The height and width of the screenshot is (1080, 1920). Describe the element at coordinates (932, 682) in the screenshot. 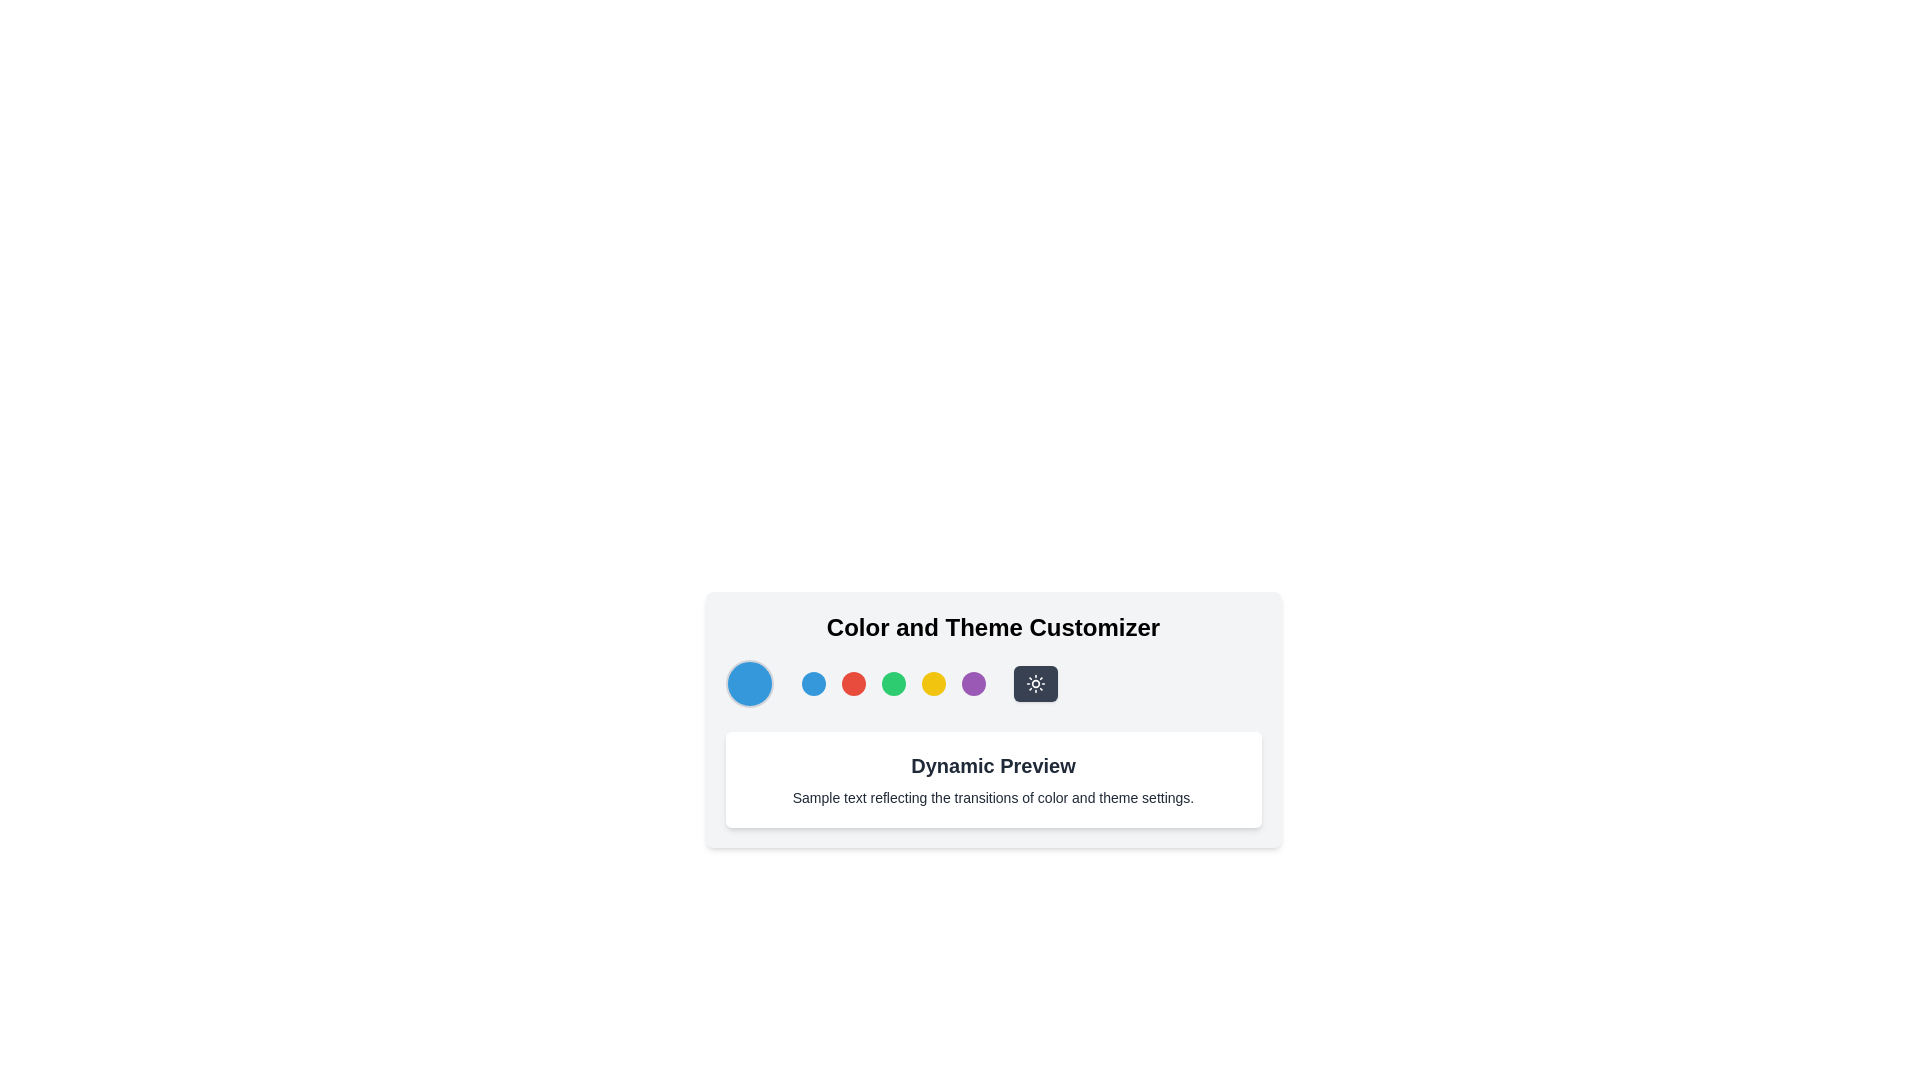

I see `the fourth circular button in the toolbar that represents a yellow color option, located between the green button on the left and the purple button on the right` at that location.